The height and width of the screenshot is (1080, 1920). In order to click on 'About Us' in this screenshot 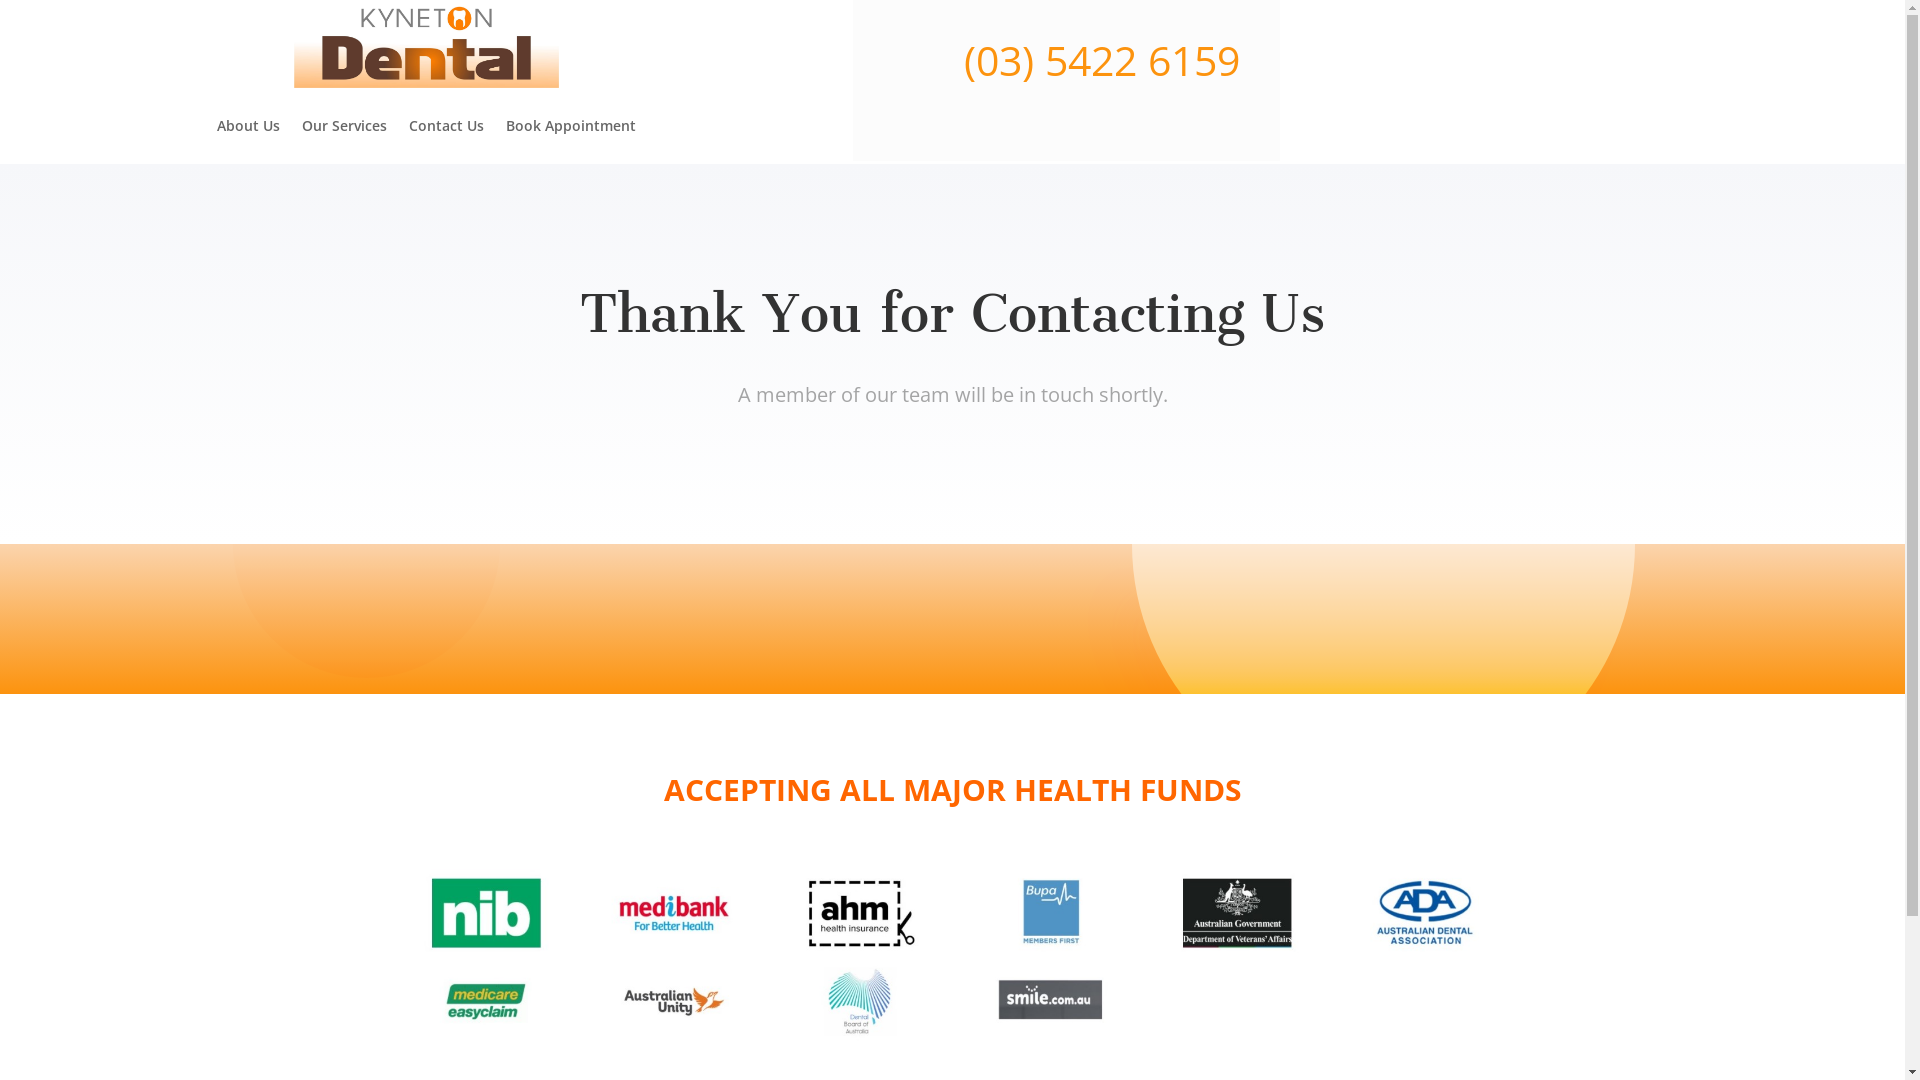, I will do `click(247, 126)`.